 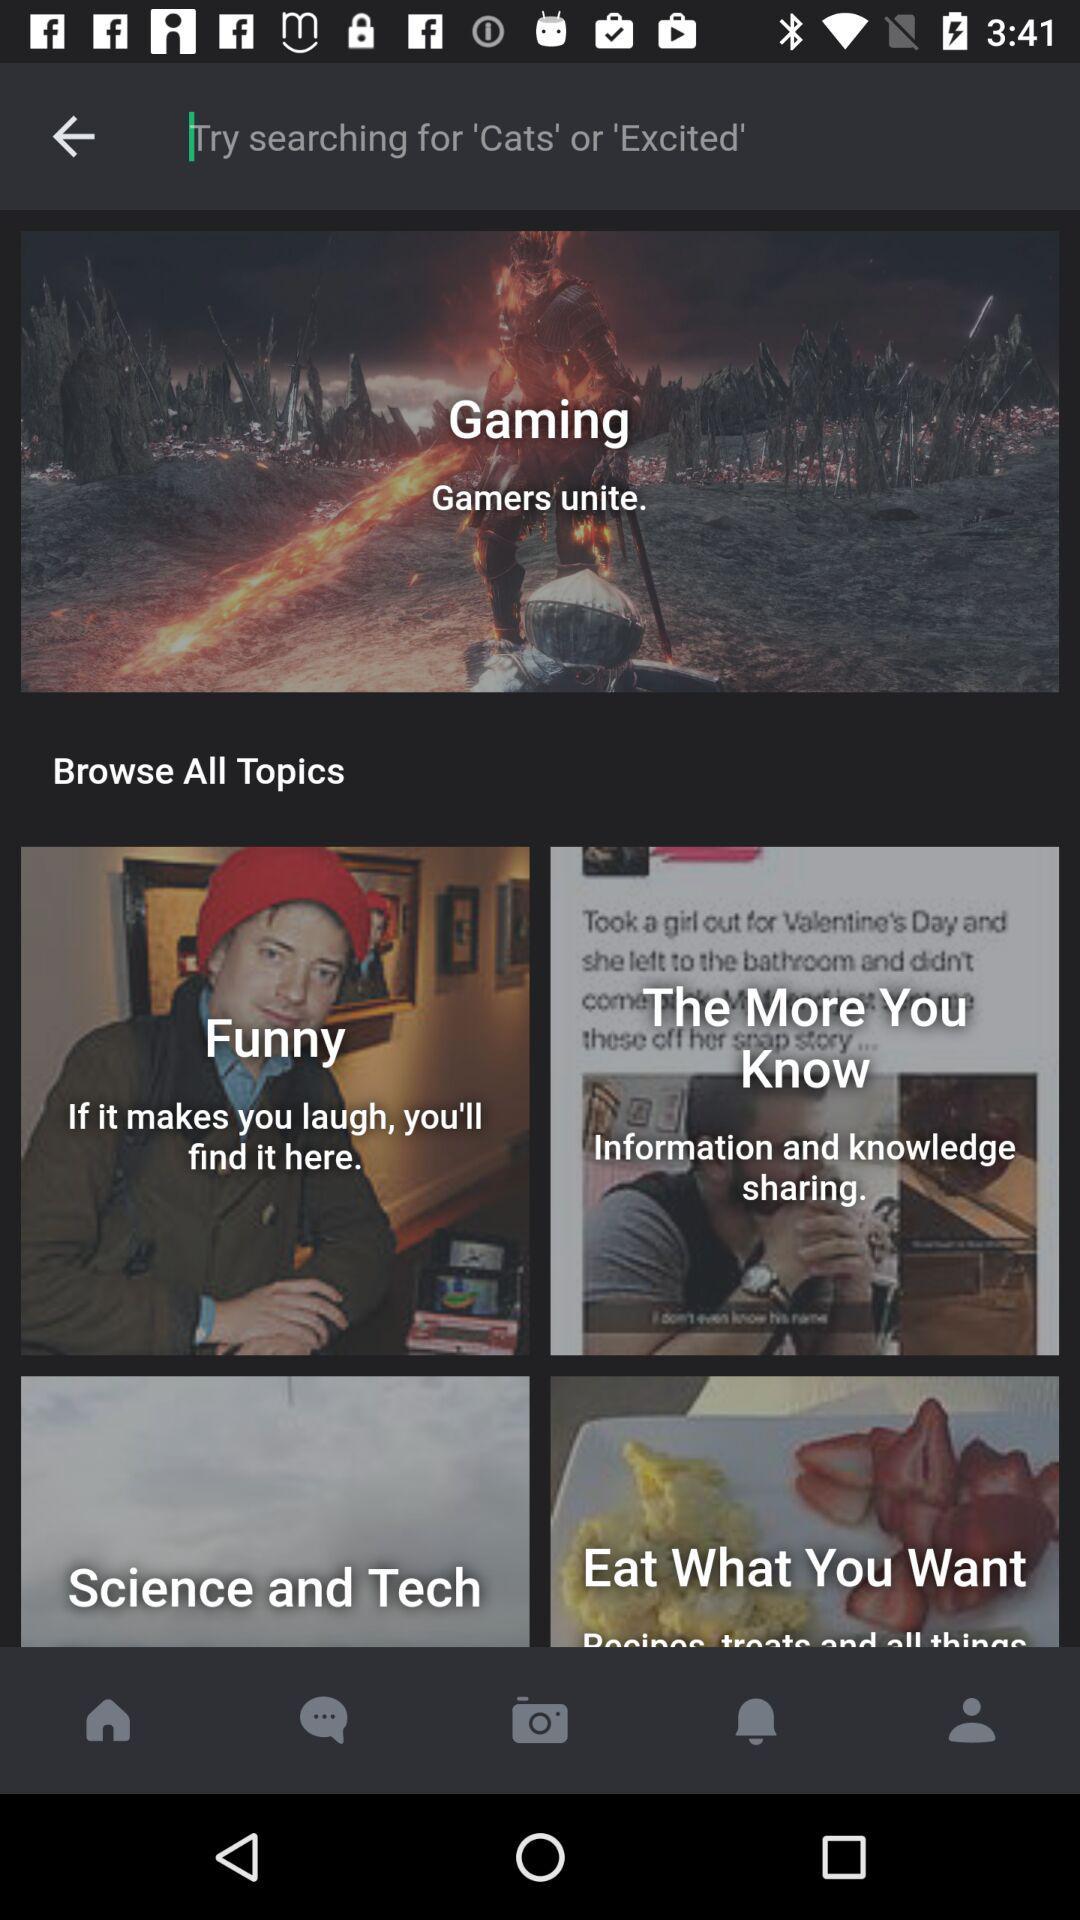 I want to click on the avatar icon, so click(x=971, y=1719).